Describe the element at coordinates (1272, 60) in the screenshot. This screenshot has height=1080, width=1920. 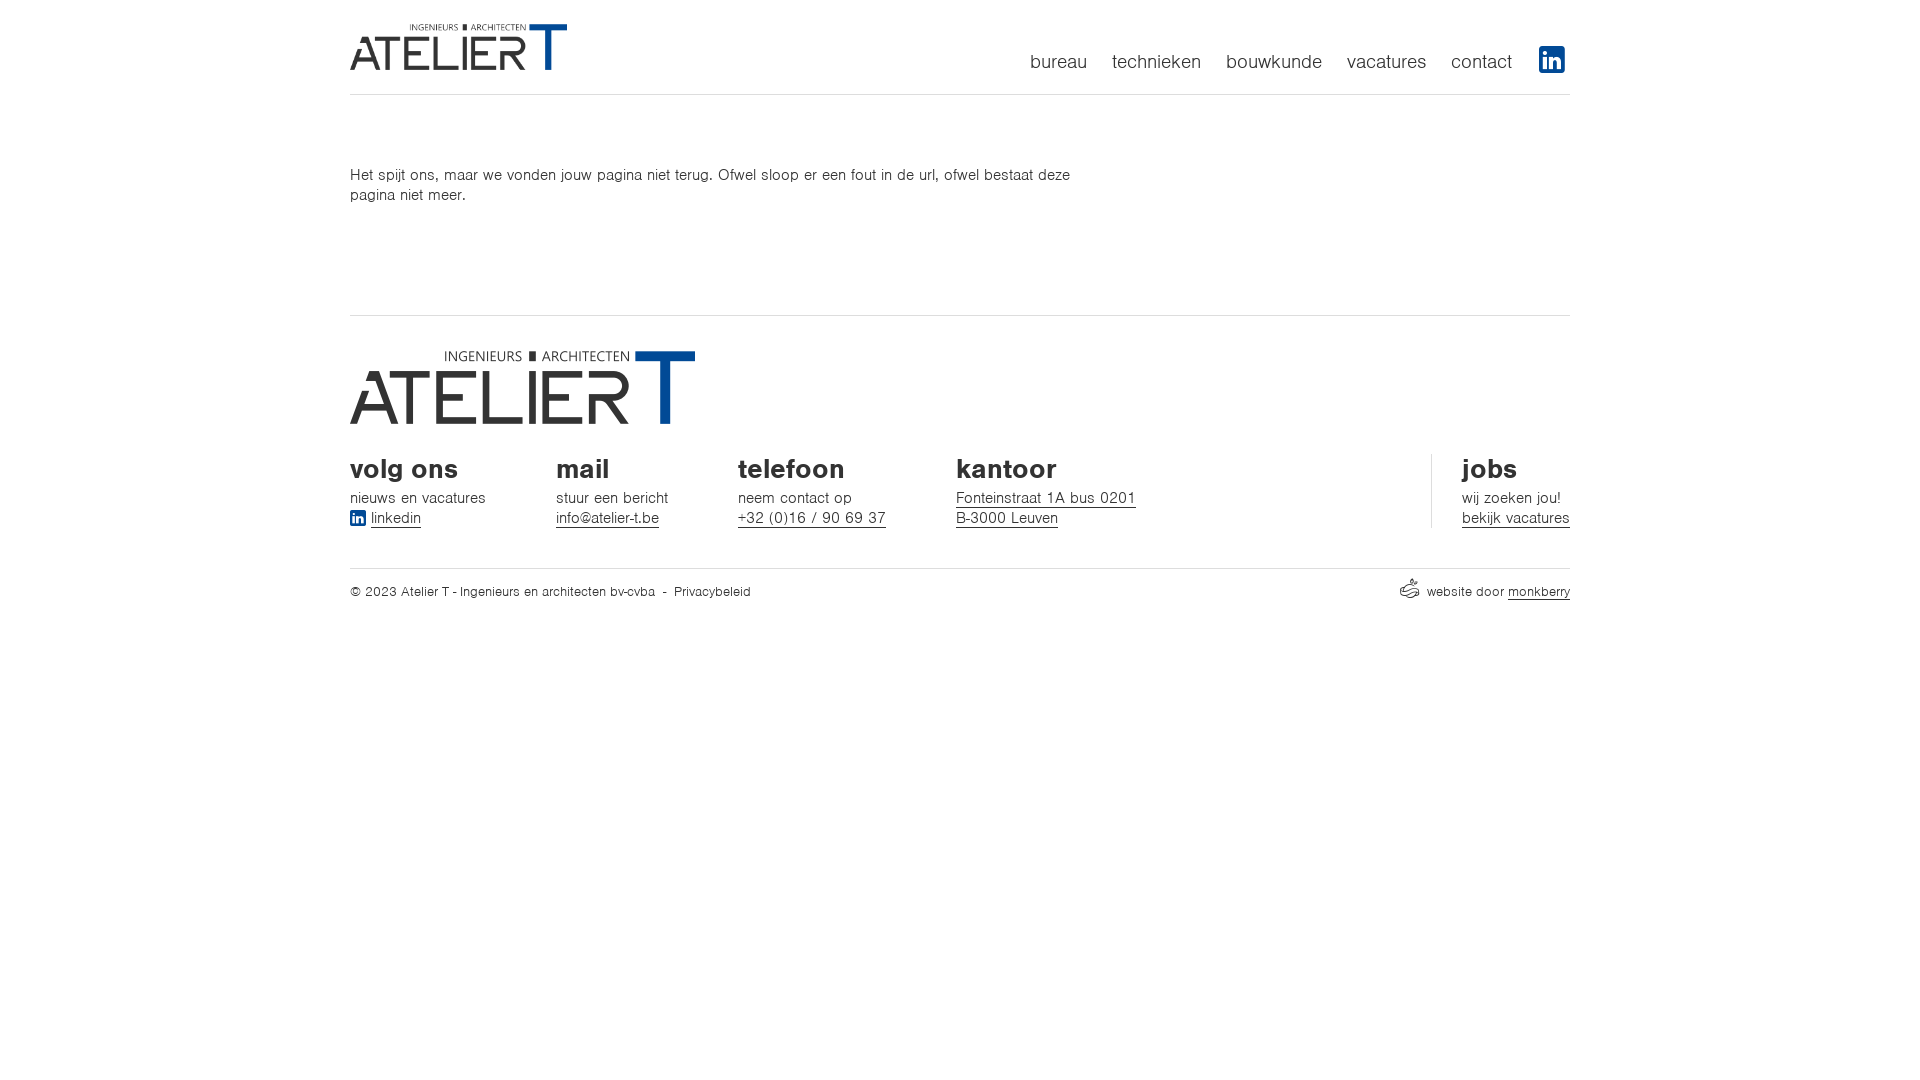
I see `'bouwkunde'` at that location.